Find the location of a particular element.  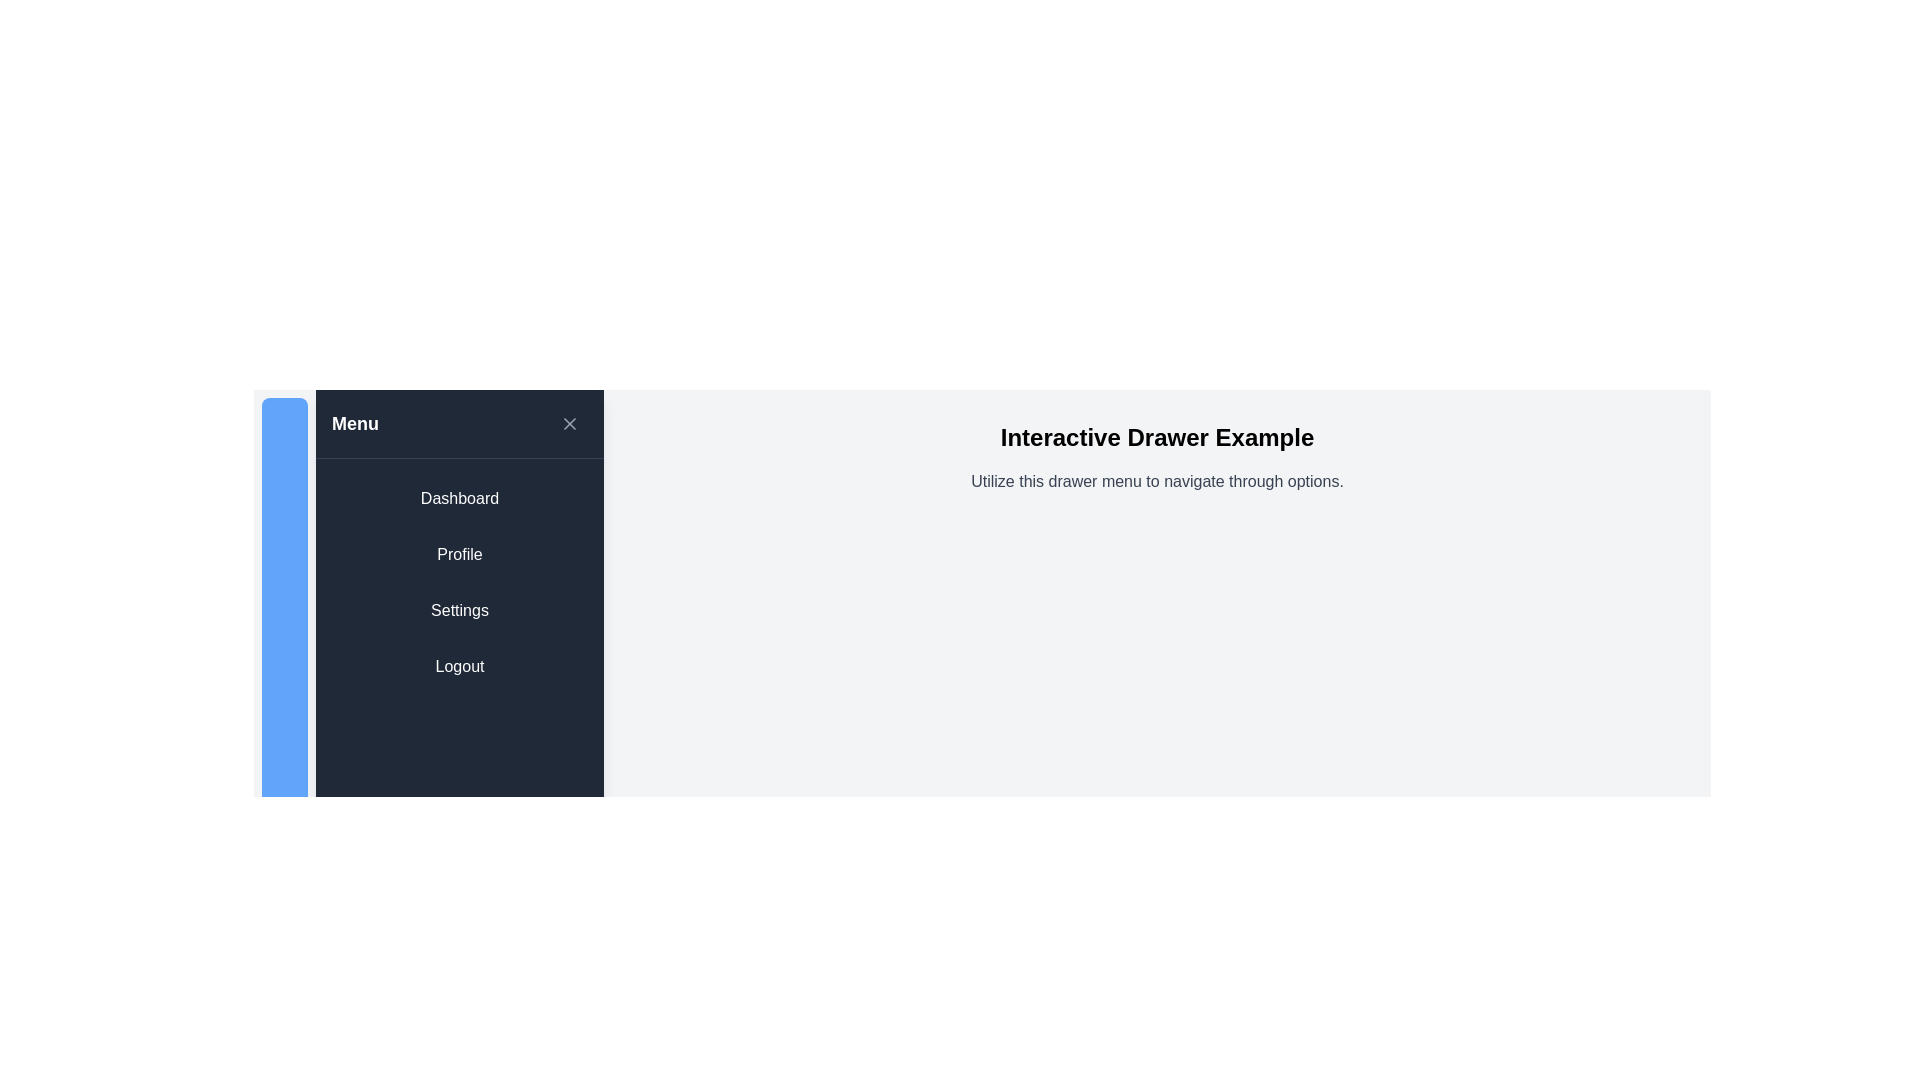

the close button icon resembling an 'X' located in the top-right corner of the header section, next to the 'Menu' text is located at coordinates (569, 423).